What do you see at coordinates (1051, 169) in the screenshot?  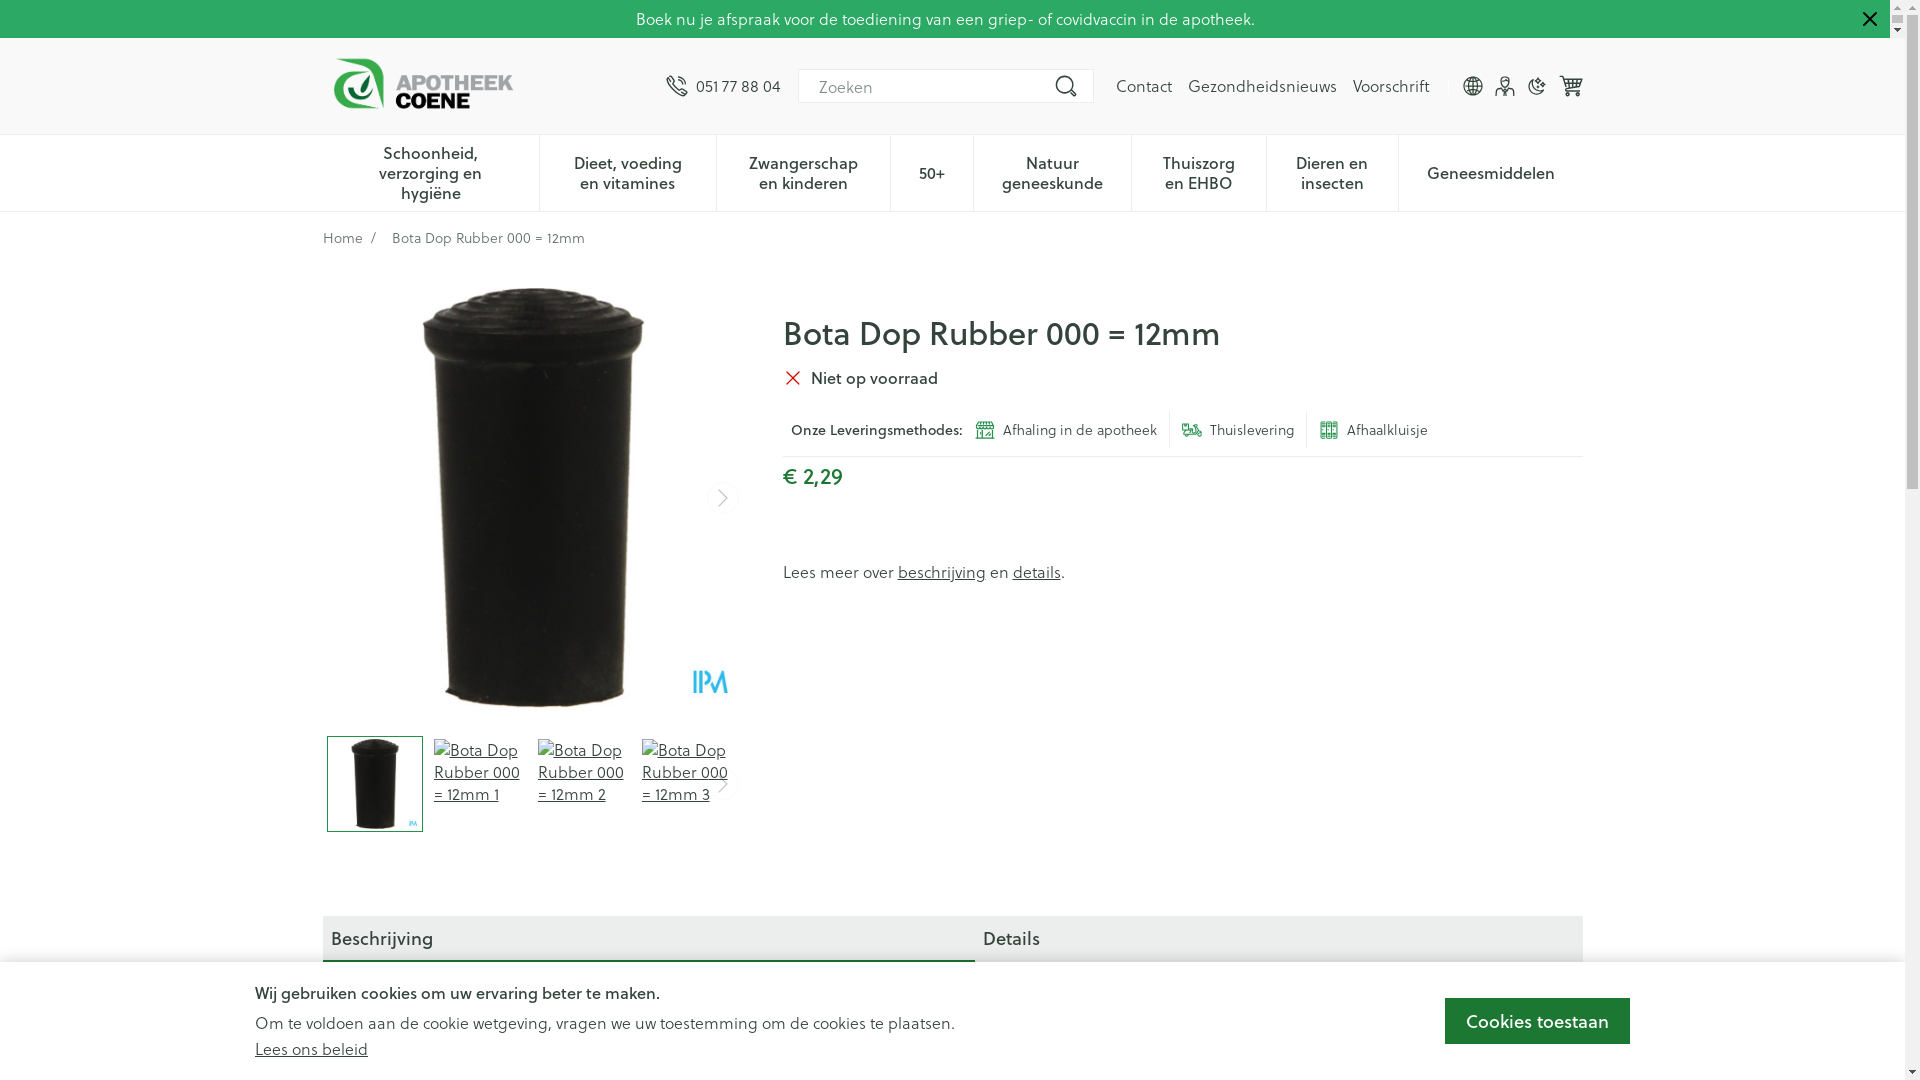 I see `'Natuur geneeskunde'` at bounding box center [1051, 169].